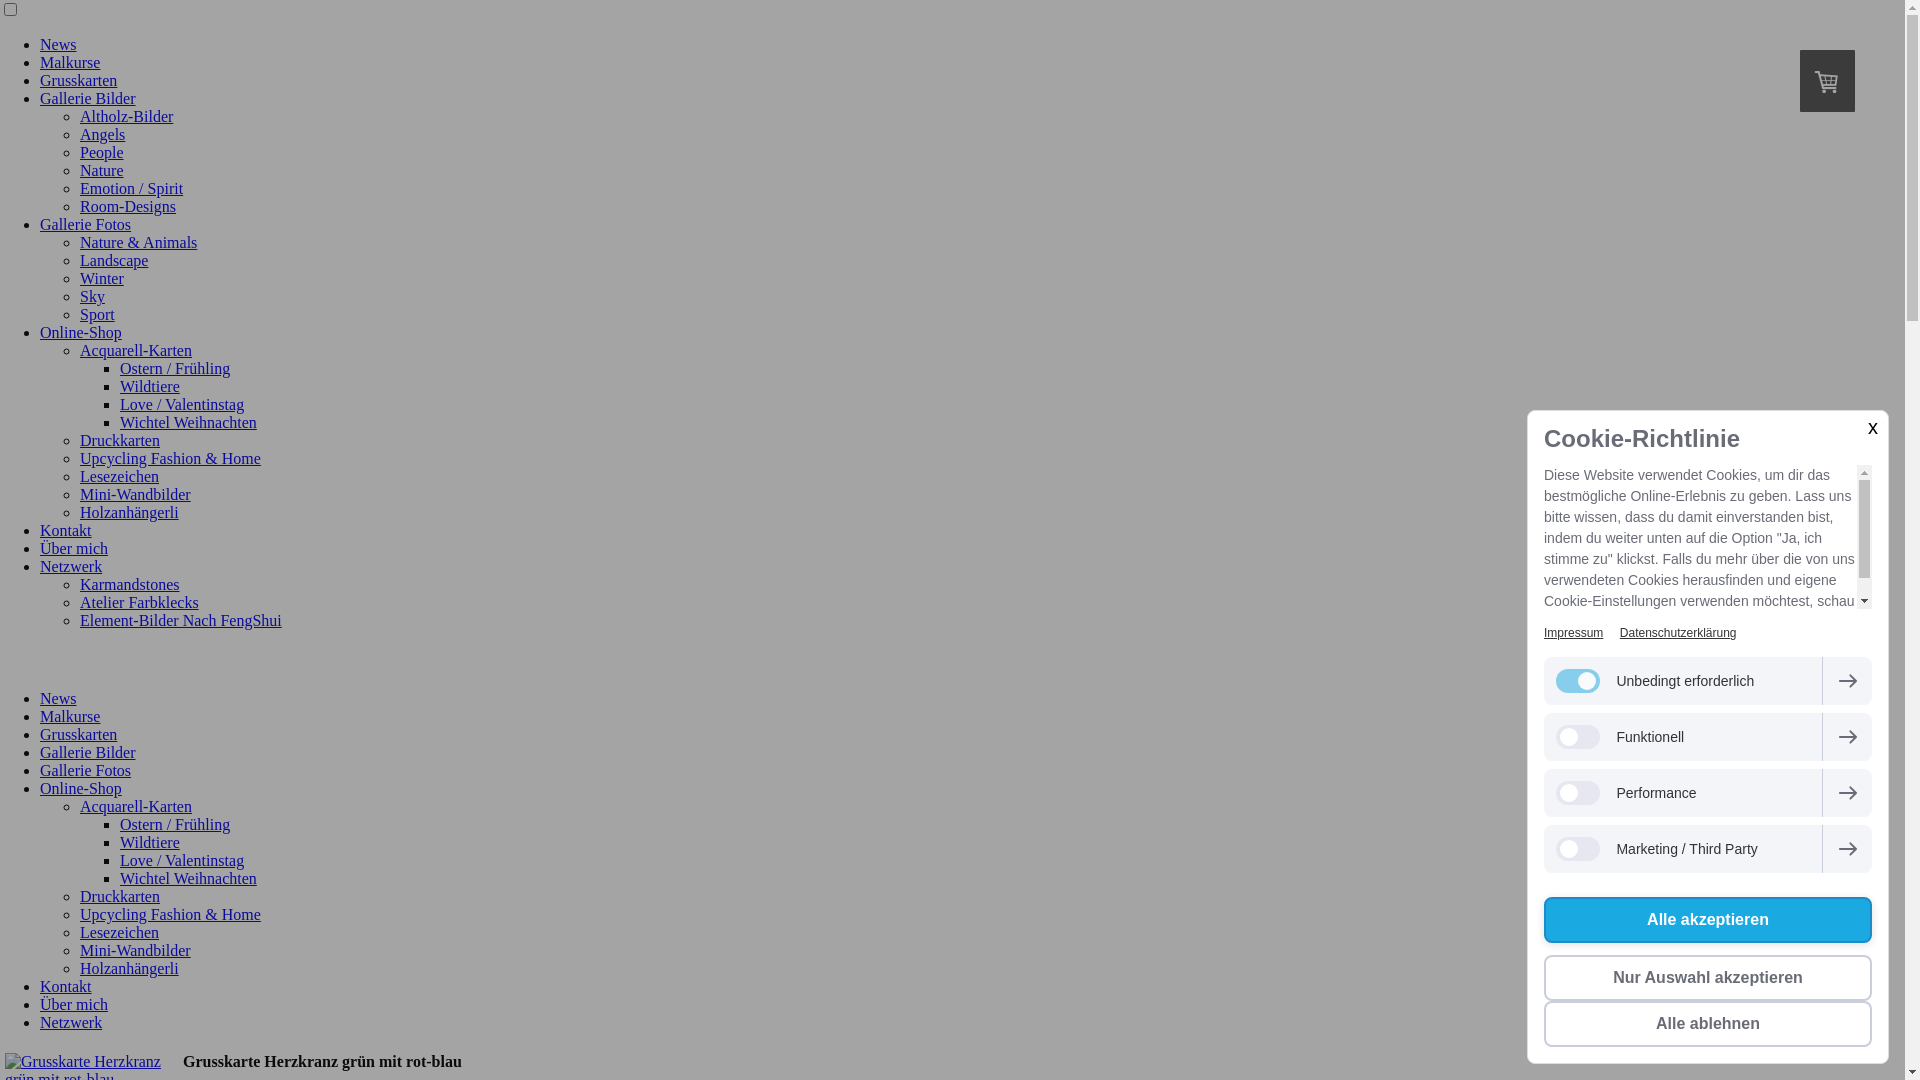 This screenshot has height=1080, width=1920. What do you see at coordinates (188, 877) in the screenshot?
I see `'Wichtel Weihnachten'` at bounding box center [188, 877].